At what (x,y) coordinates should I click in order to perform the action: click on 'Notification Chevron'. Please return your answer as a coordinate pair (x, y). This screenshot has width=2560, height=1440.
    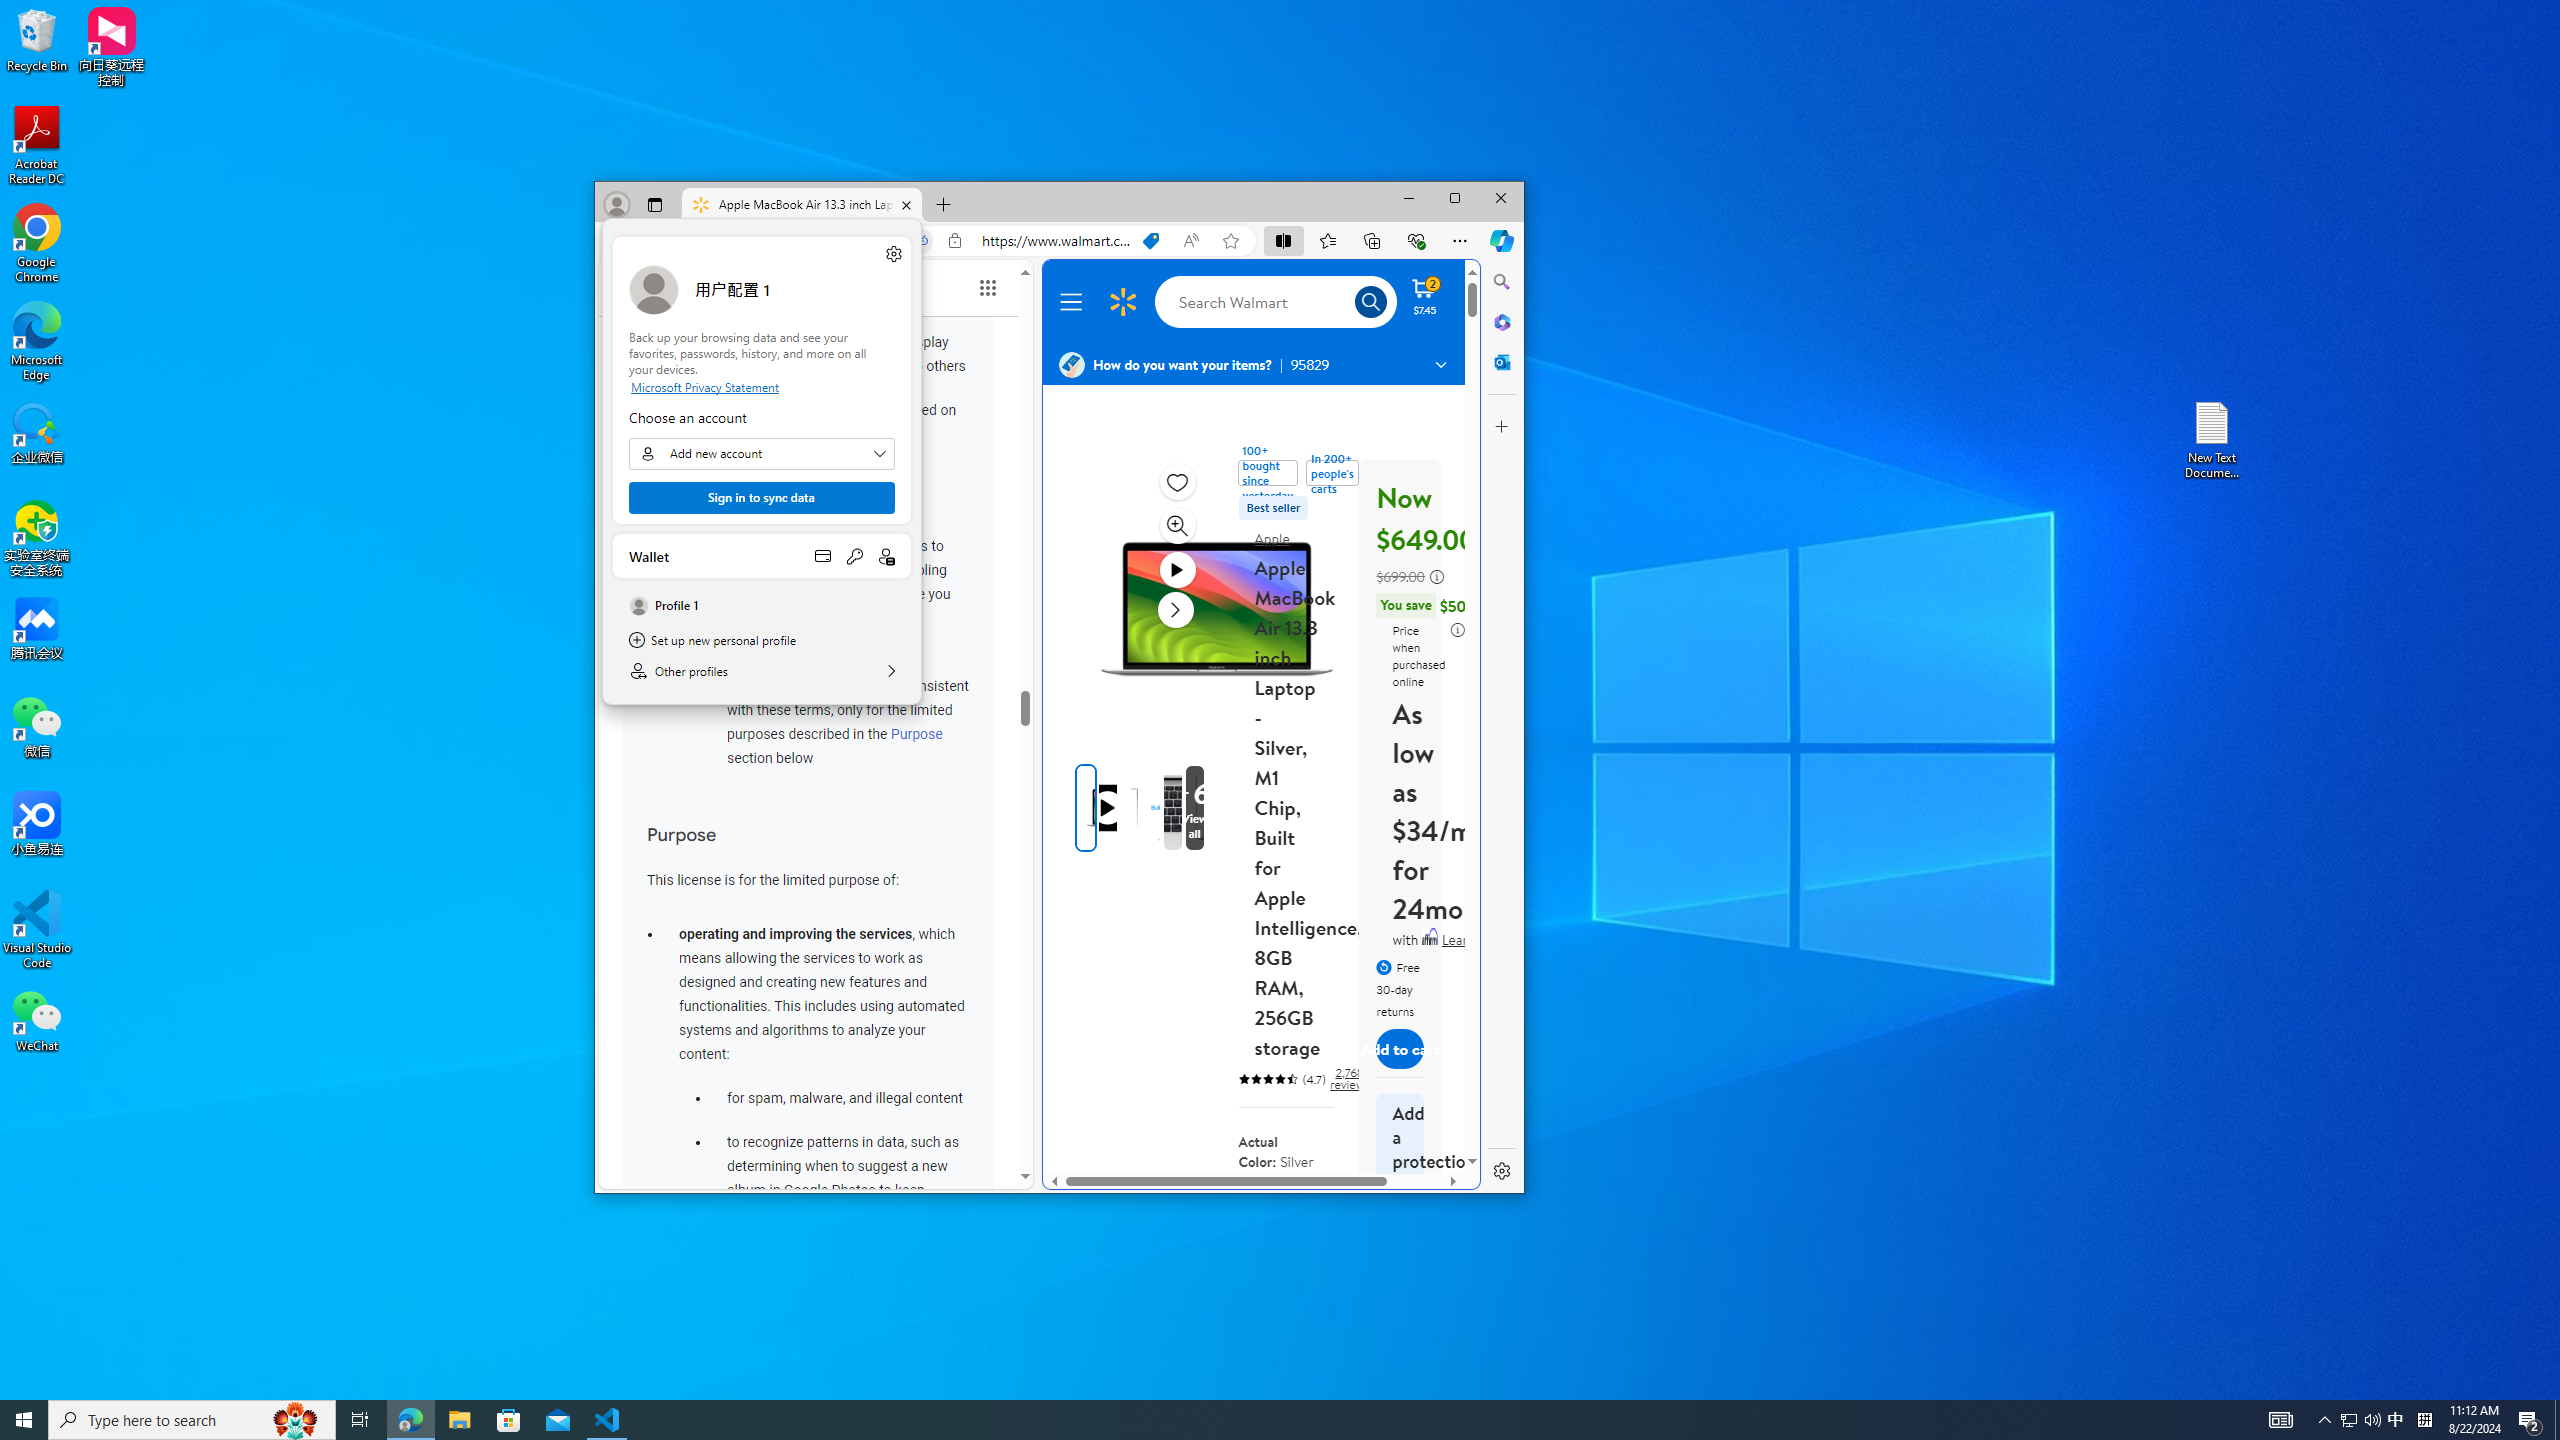
    Looking at the image, I should click on (2348, 1418).